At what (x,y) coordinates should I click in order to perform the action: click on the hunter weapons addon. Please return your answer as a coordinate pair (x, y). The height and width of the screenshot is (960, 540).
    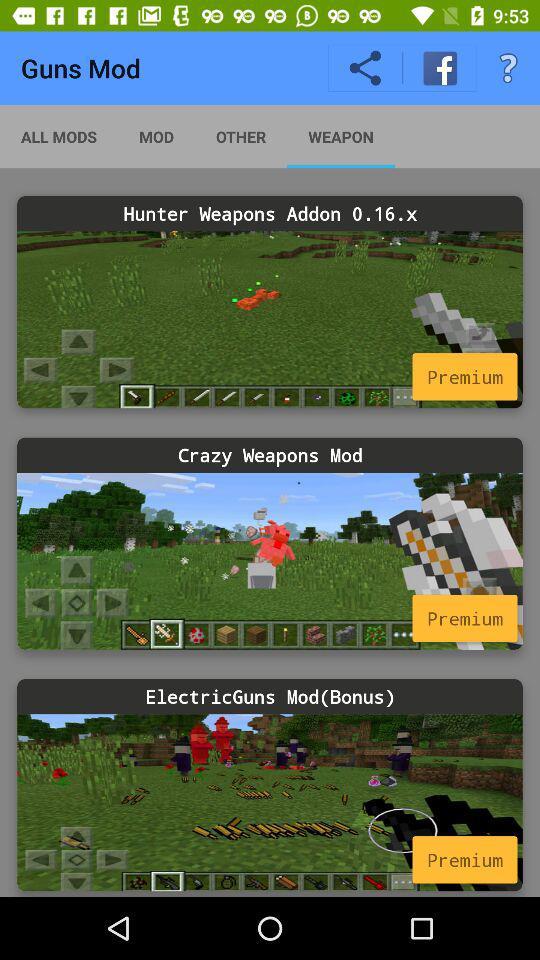
    Looking at the image, I should click on (270, 213).